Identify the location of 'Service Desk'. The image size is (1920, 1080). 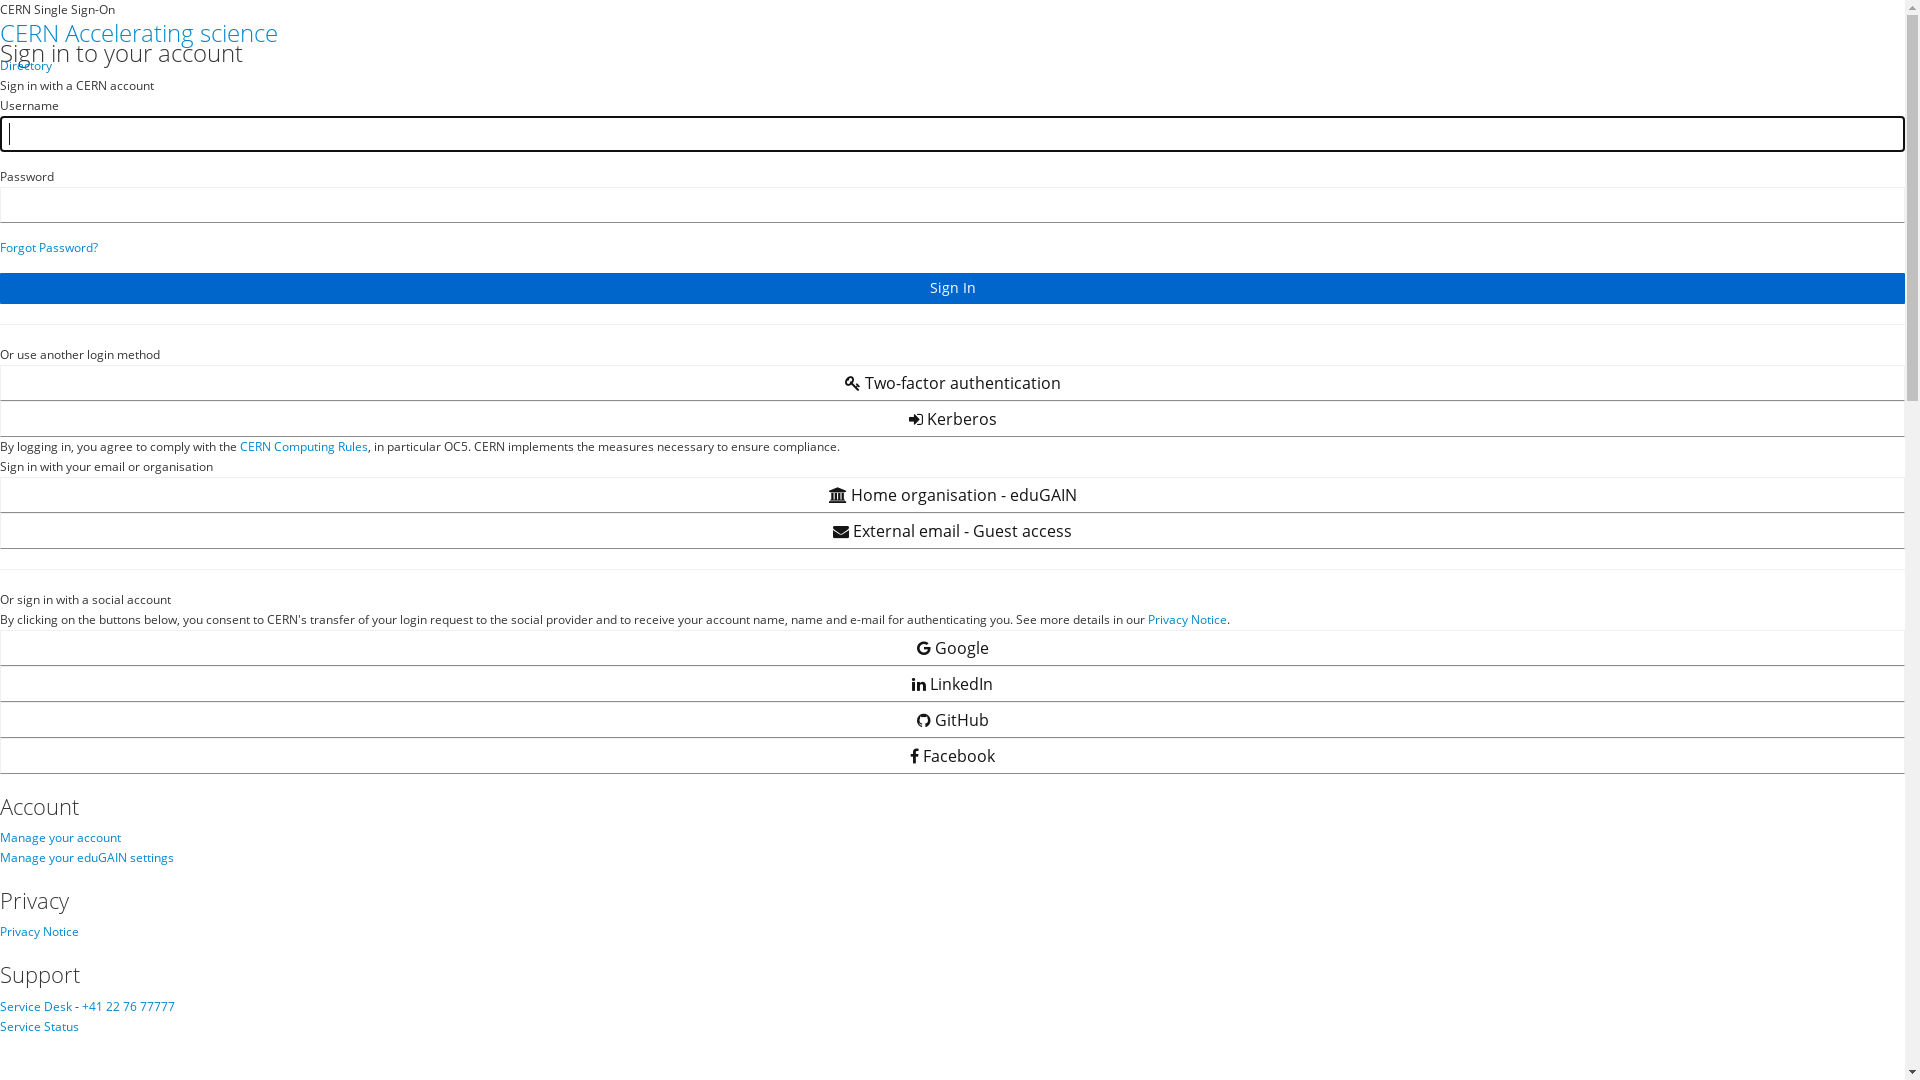
(35, 1006).